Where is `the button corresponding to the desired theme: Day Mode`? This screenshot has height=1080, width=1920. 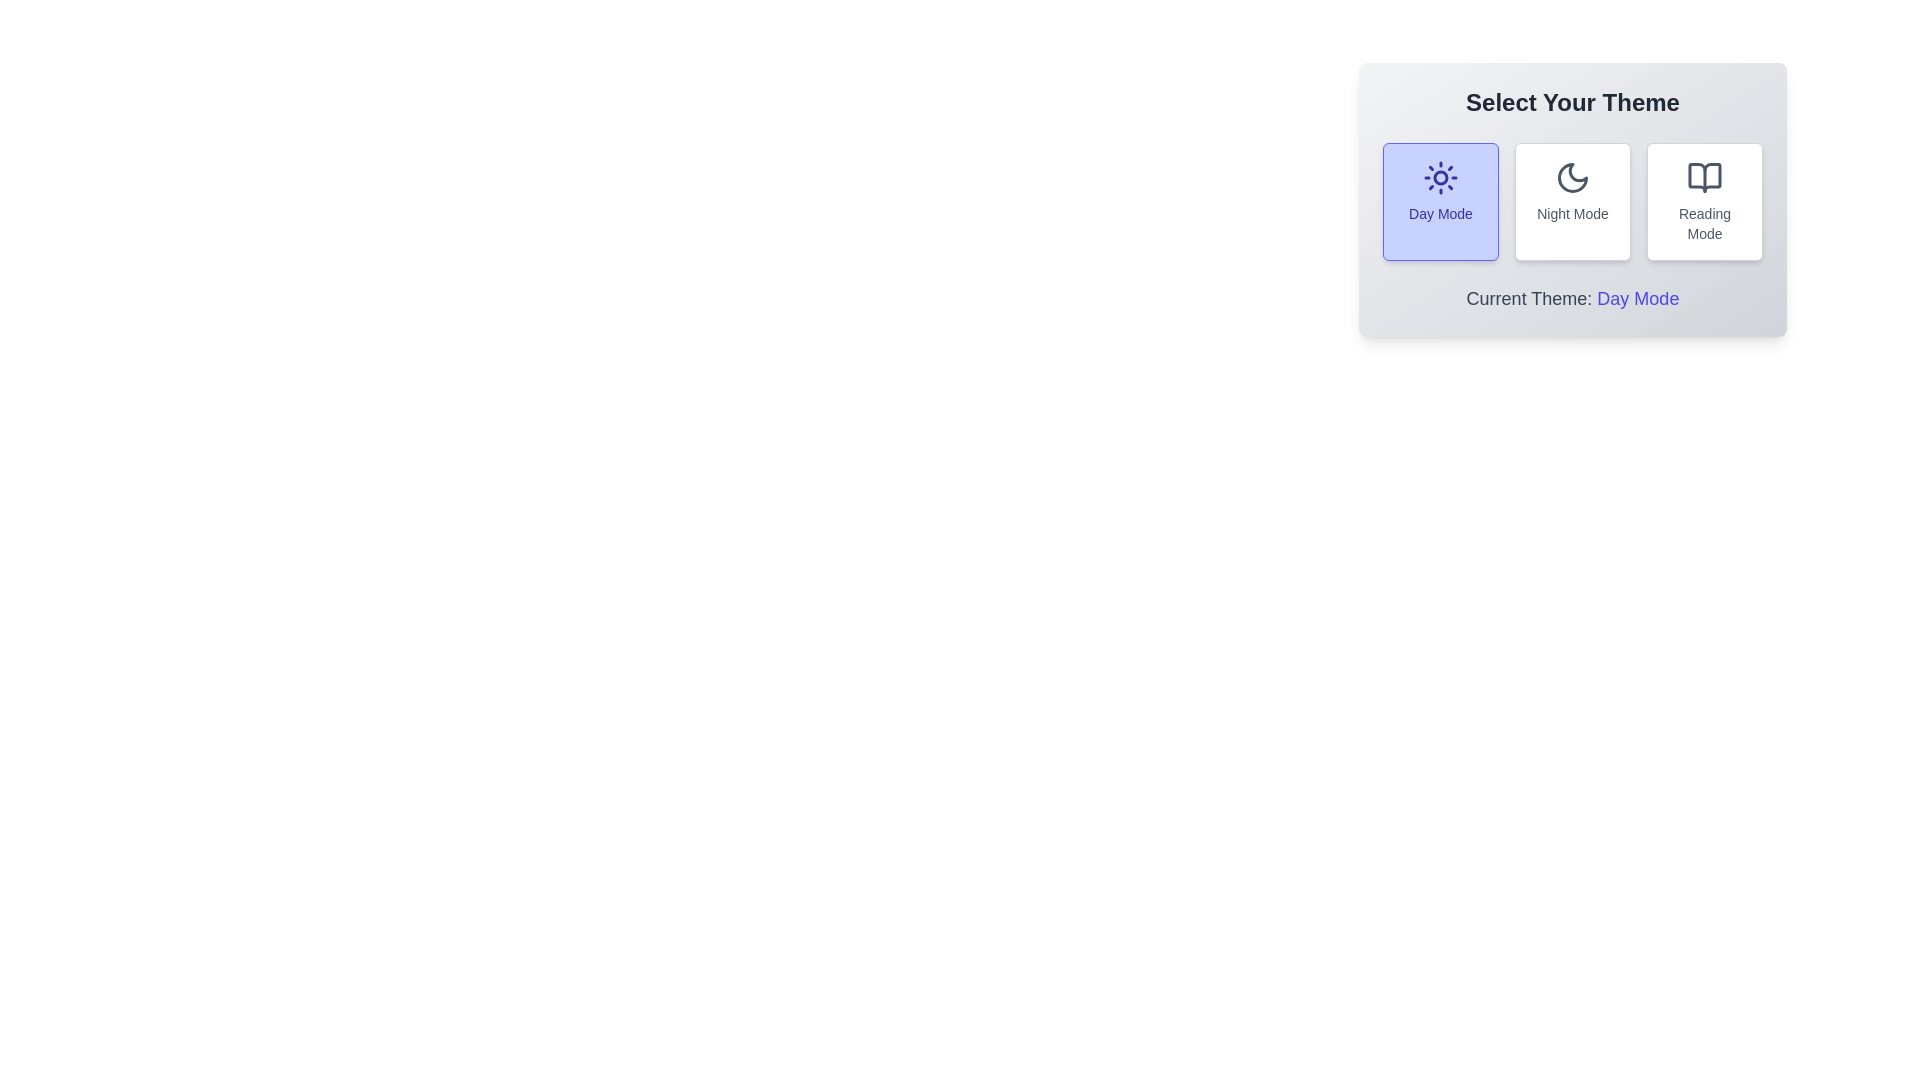
the button corresponding to the desired theme: Day Mode is located at coordinates (1440, 201).